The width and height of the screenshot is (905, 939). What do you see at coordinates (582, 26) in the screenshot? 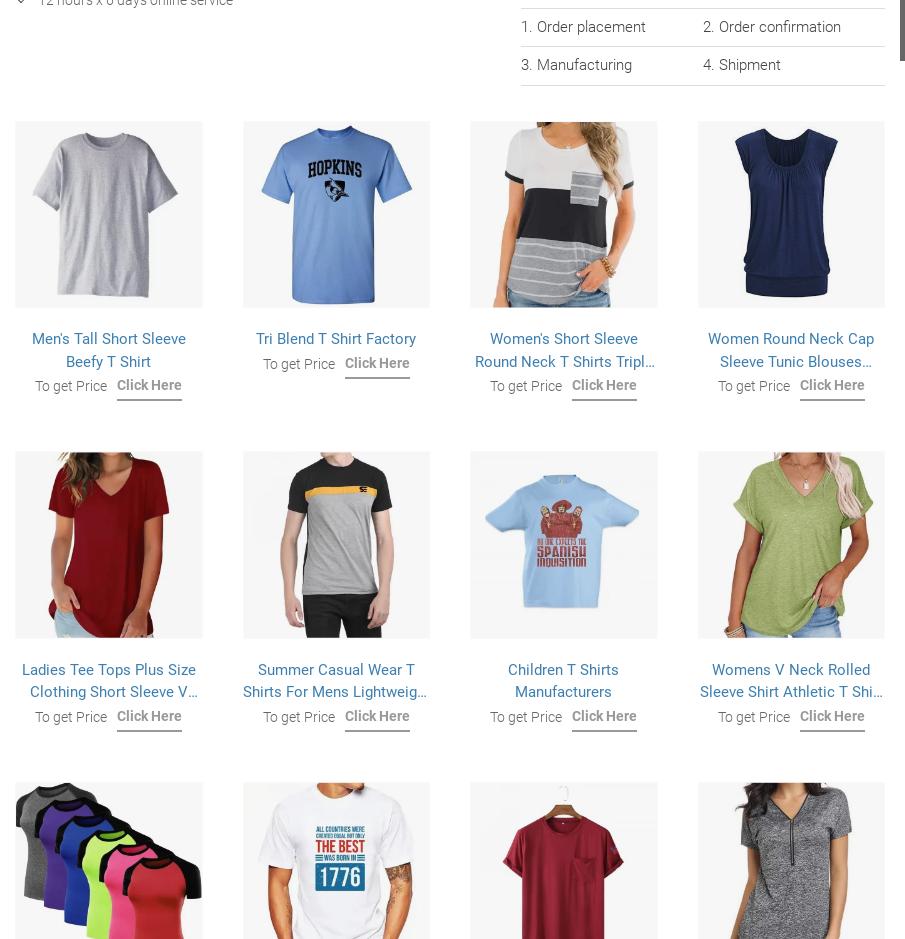
I see `'1. Order placement'` at bounding box center [582, 26].